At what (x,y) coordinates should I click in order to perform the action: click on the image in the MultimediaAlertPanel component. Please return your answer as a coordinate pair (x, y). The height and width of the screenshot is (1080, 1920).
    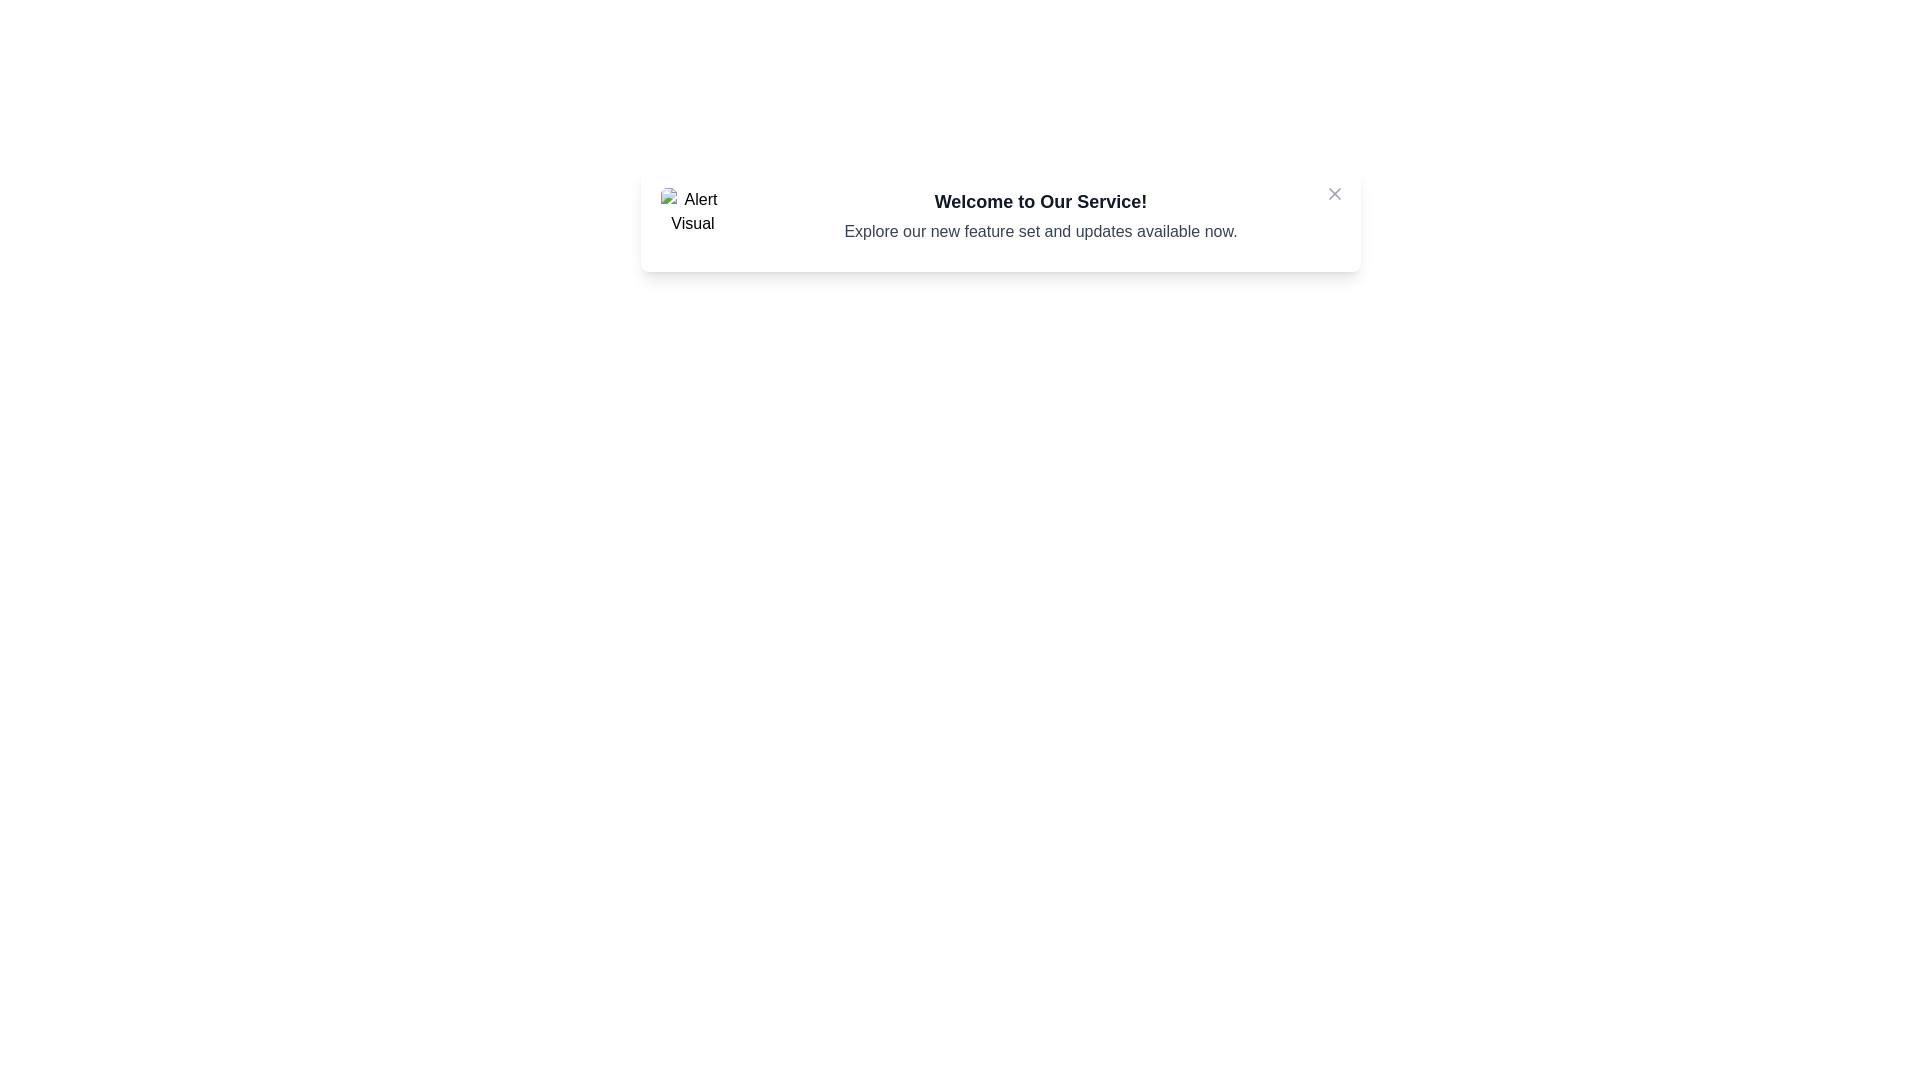
    Looking at the image, I should click on (692, 219).